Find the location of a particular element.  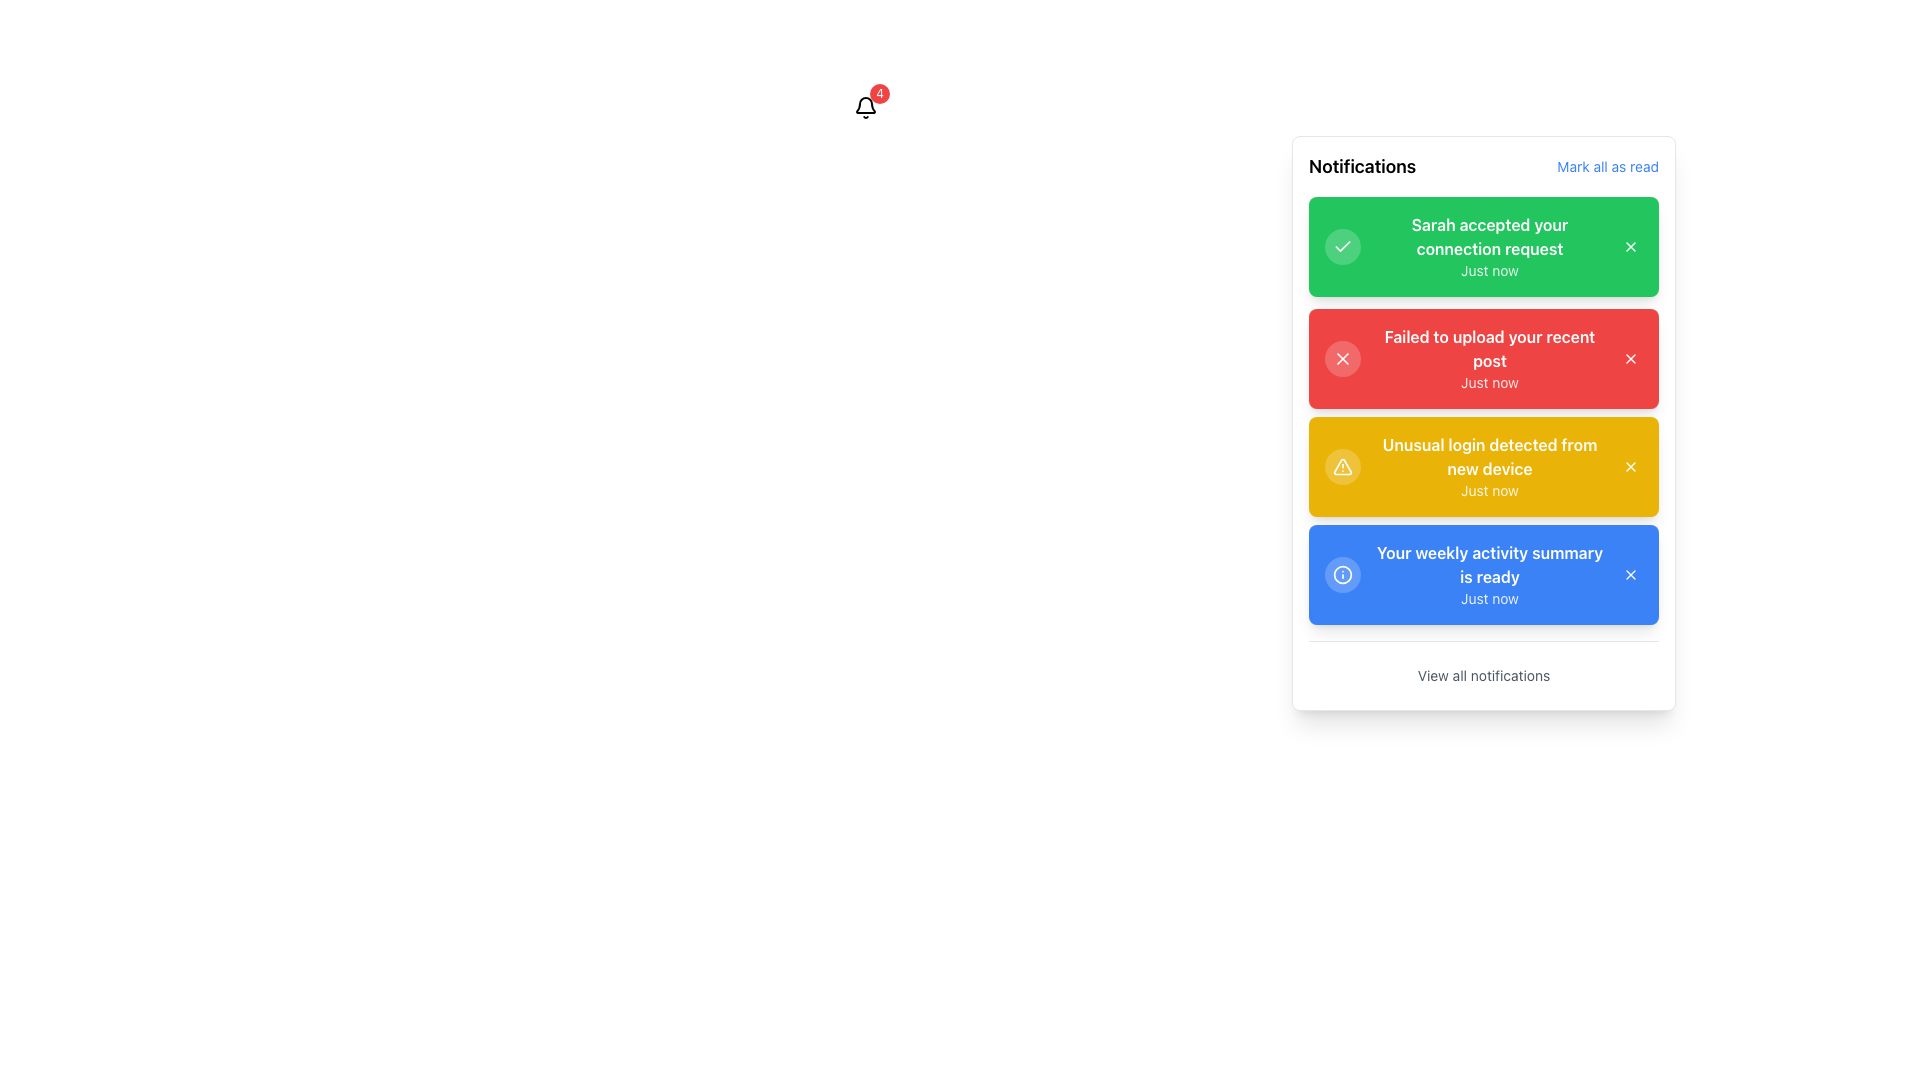

the circular icon with a light blue background and white border, located in the last blue notification row is located at coordinates (1343, 574).